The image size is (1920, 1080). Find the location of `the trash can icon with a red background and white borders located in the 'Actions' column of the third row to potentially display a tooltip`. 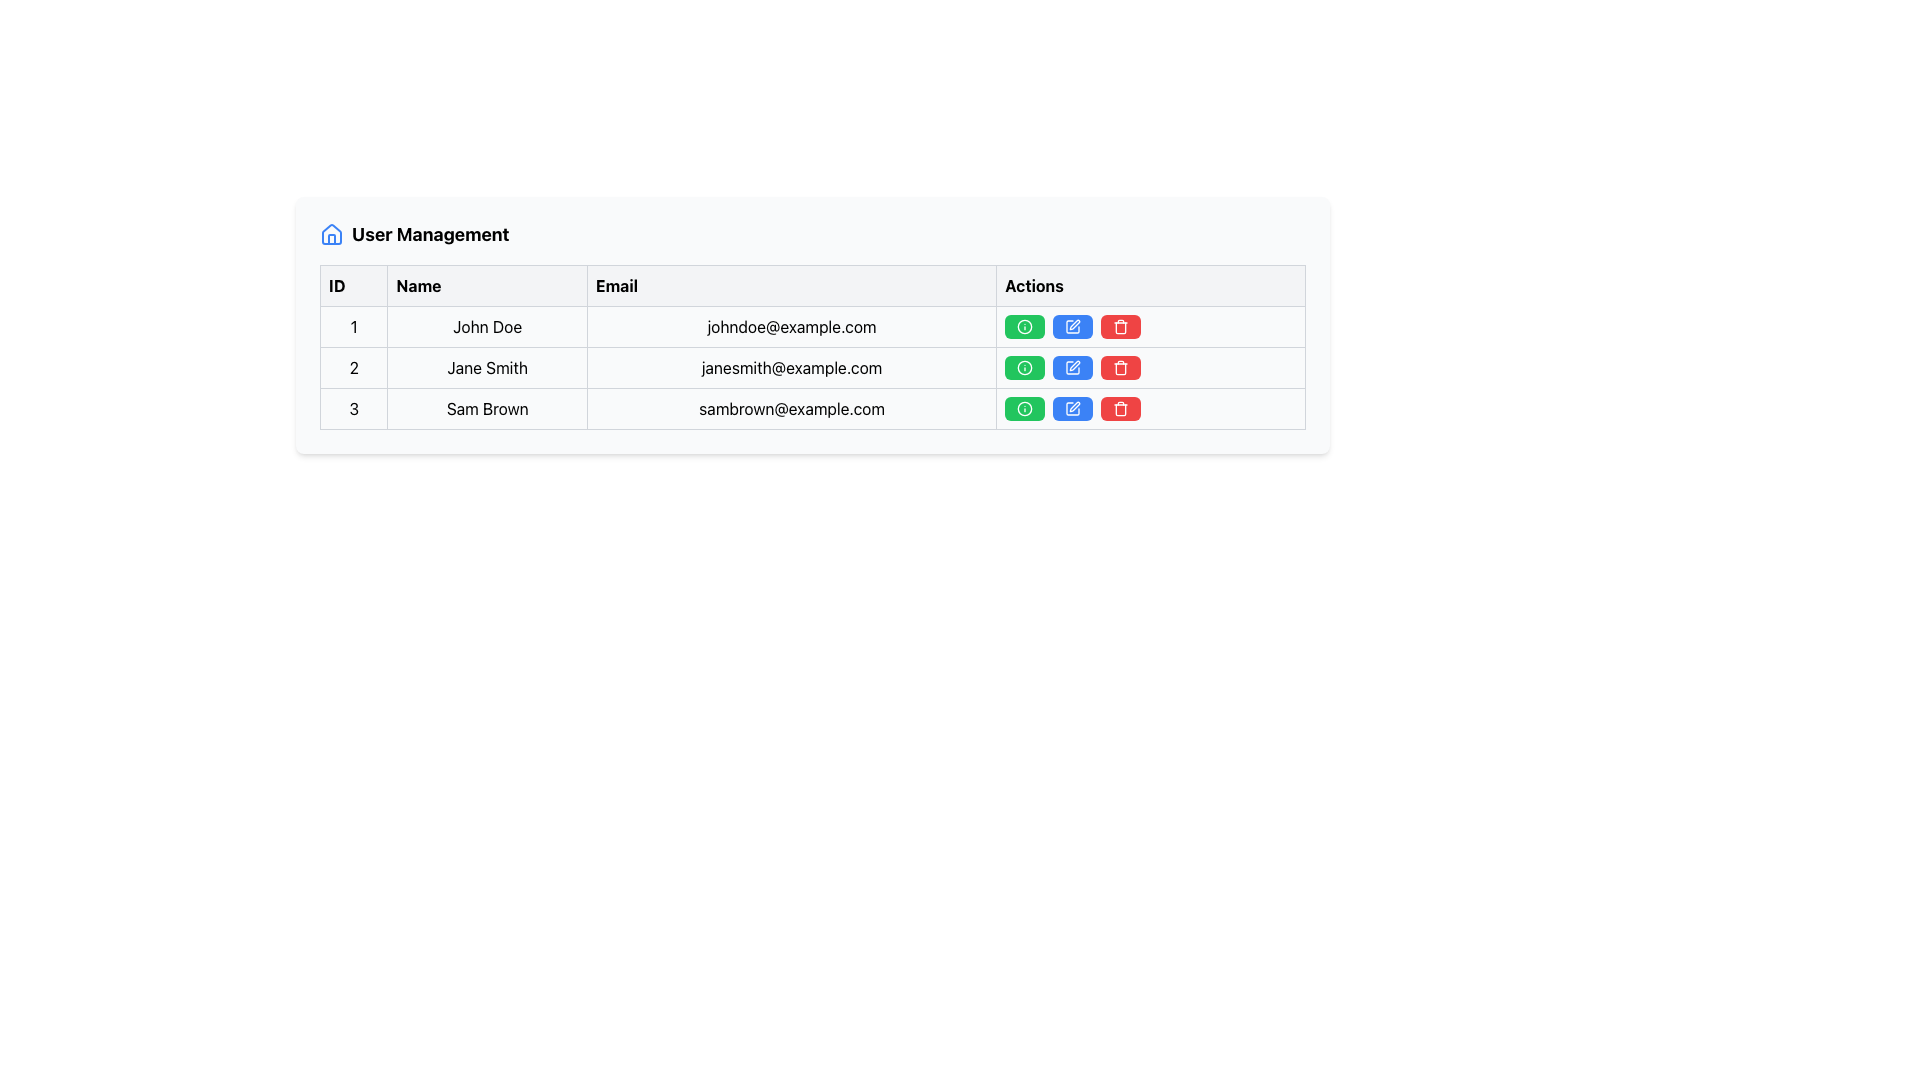

the trash can icon with a red background and white borders located in the 'Actions' column of the third row to potentially display a tooltip is located at coordinates (1121, 407).